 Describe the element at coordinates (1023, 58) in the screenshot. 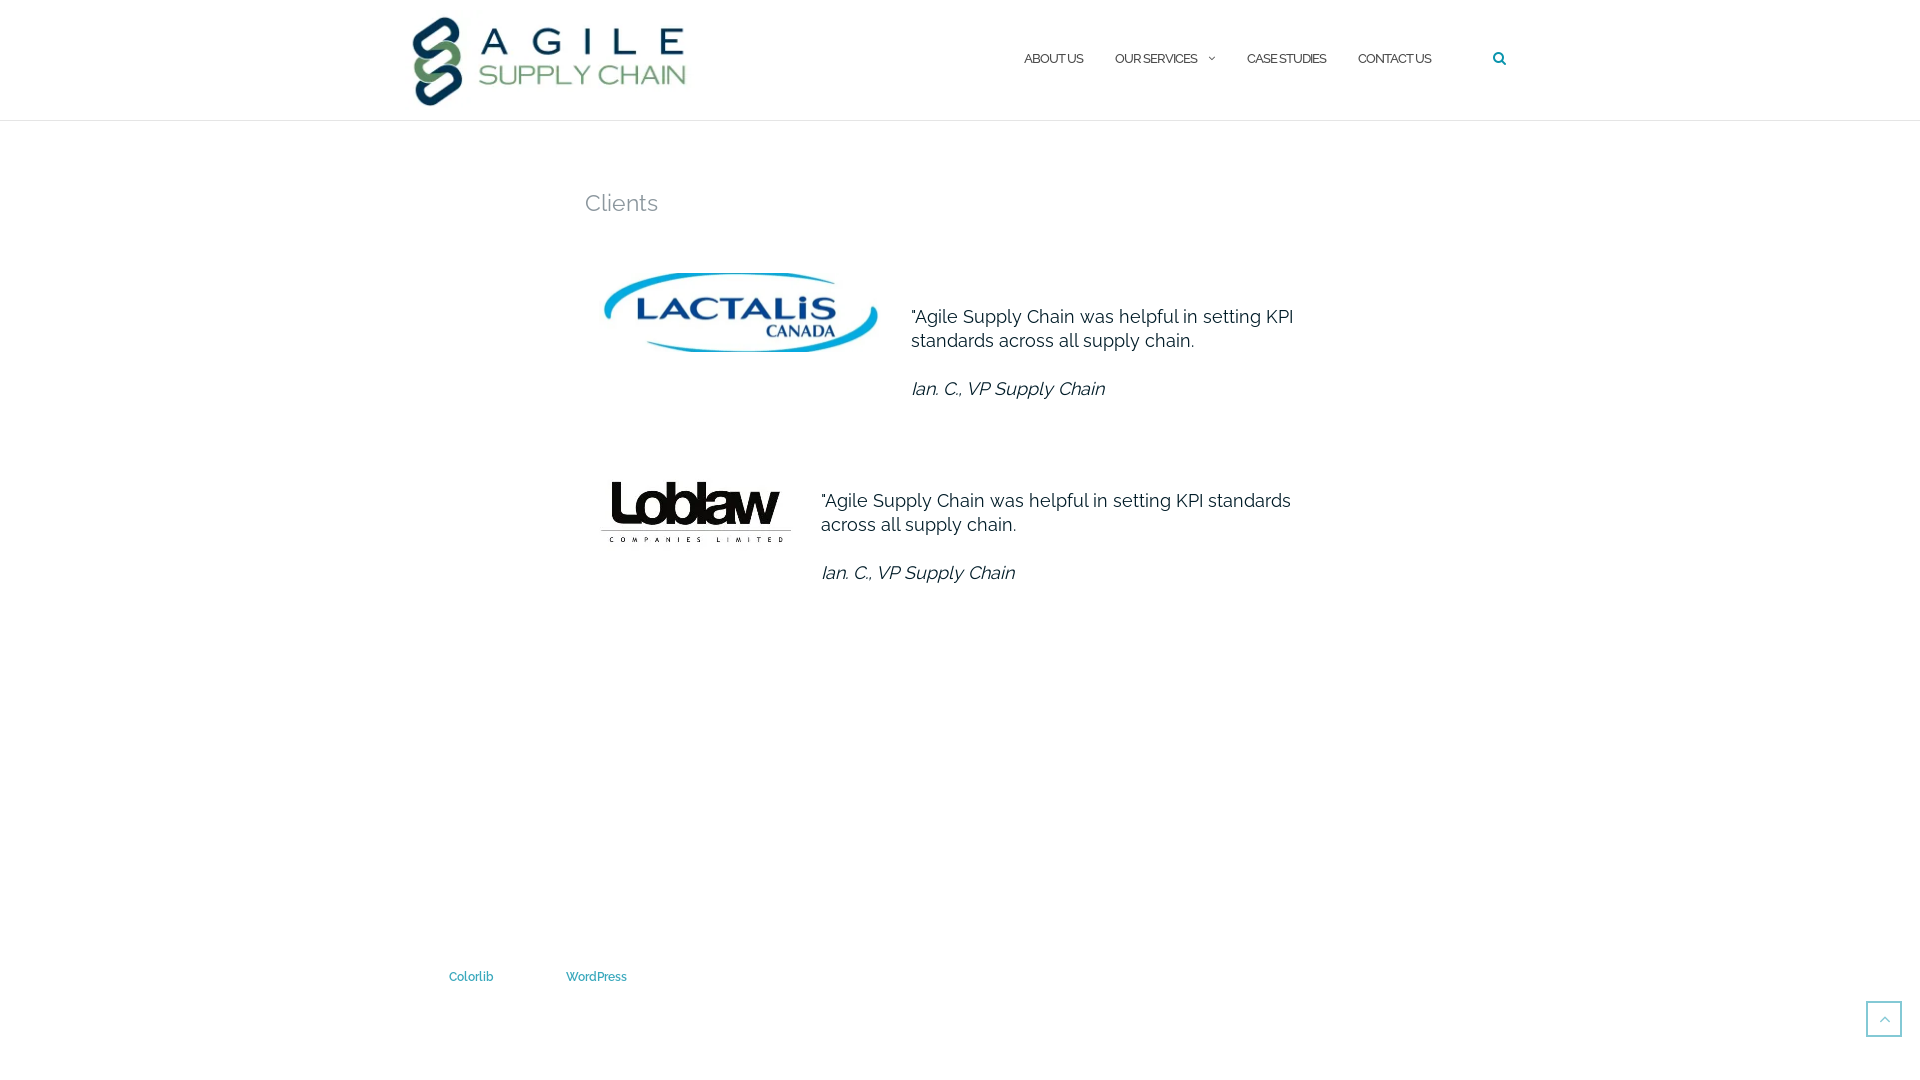

I see `'ABOUT US'` at that location.